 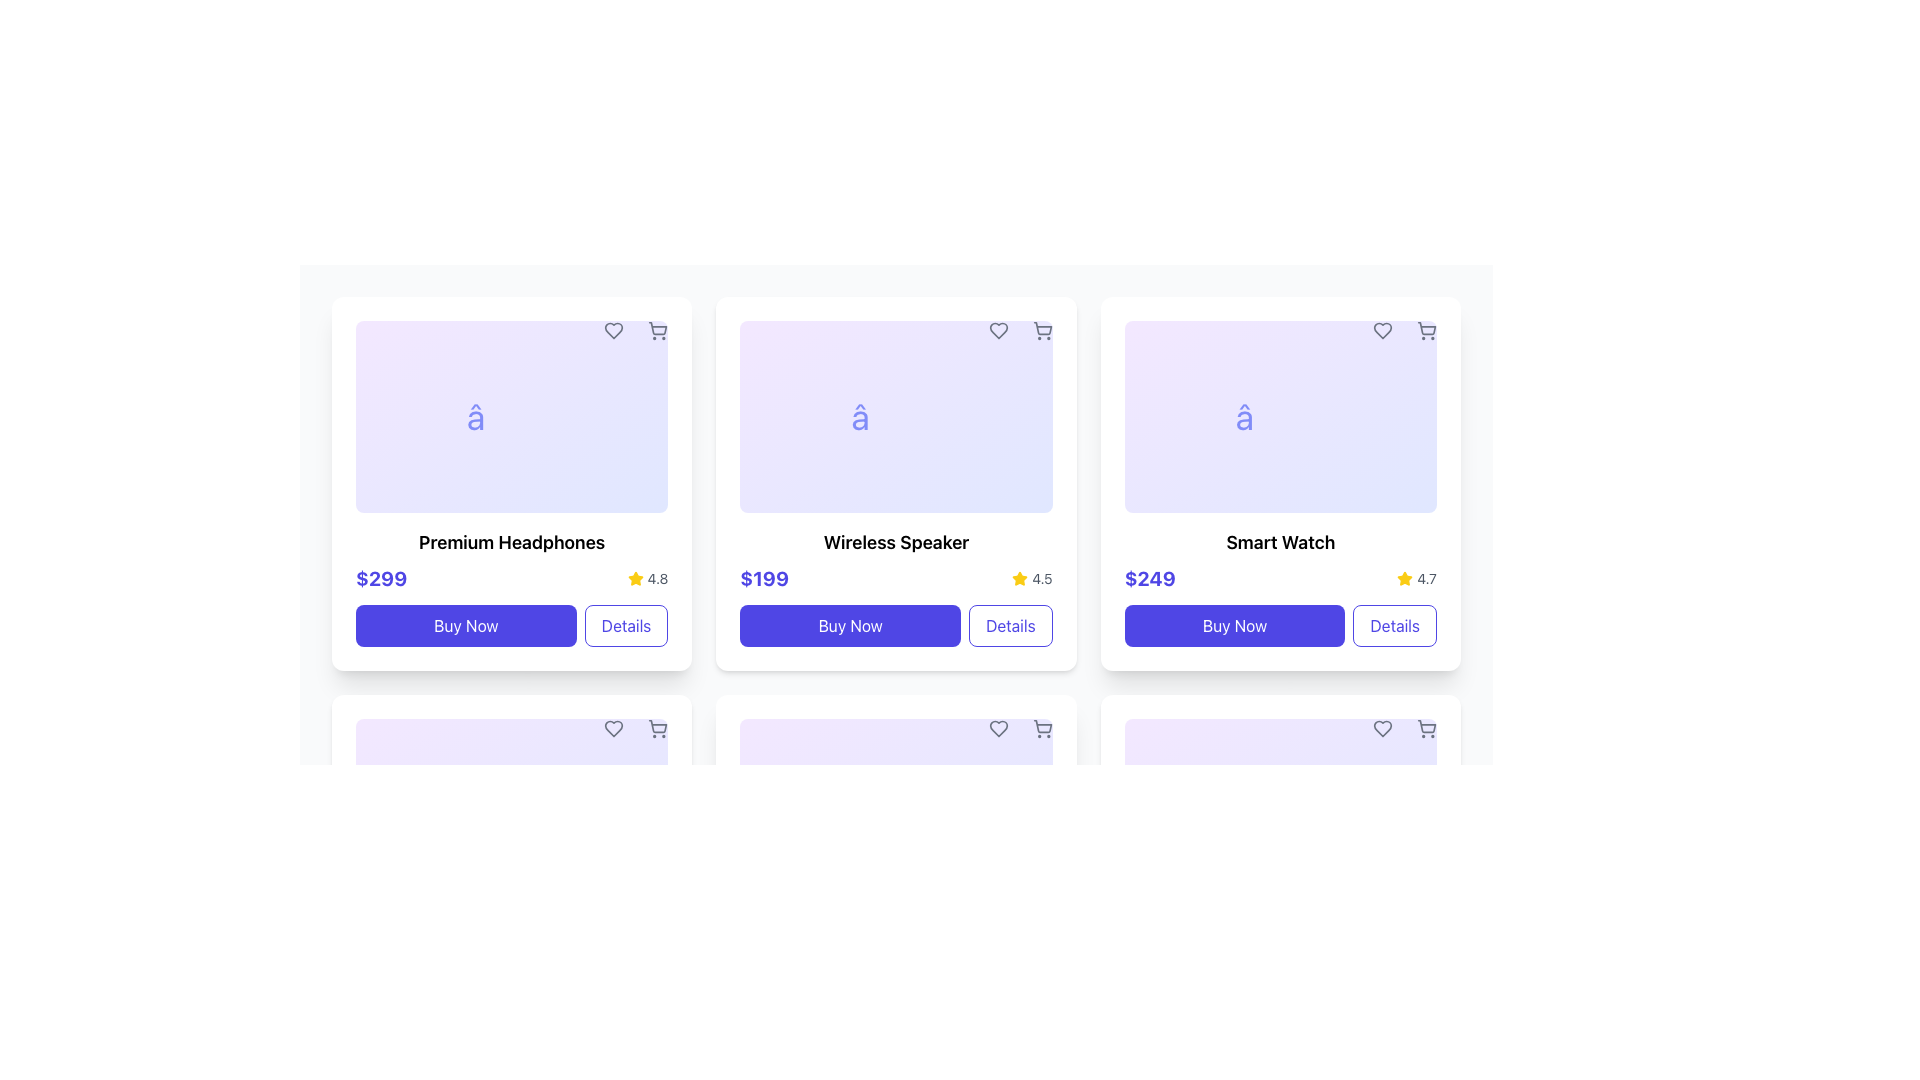 I want to click on the yellow star icon located in the upper-right corner of the 'Smart Watch' product card, adjacent to the heart and shopping cart icons, so click(x=1404, y=578).